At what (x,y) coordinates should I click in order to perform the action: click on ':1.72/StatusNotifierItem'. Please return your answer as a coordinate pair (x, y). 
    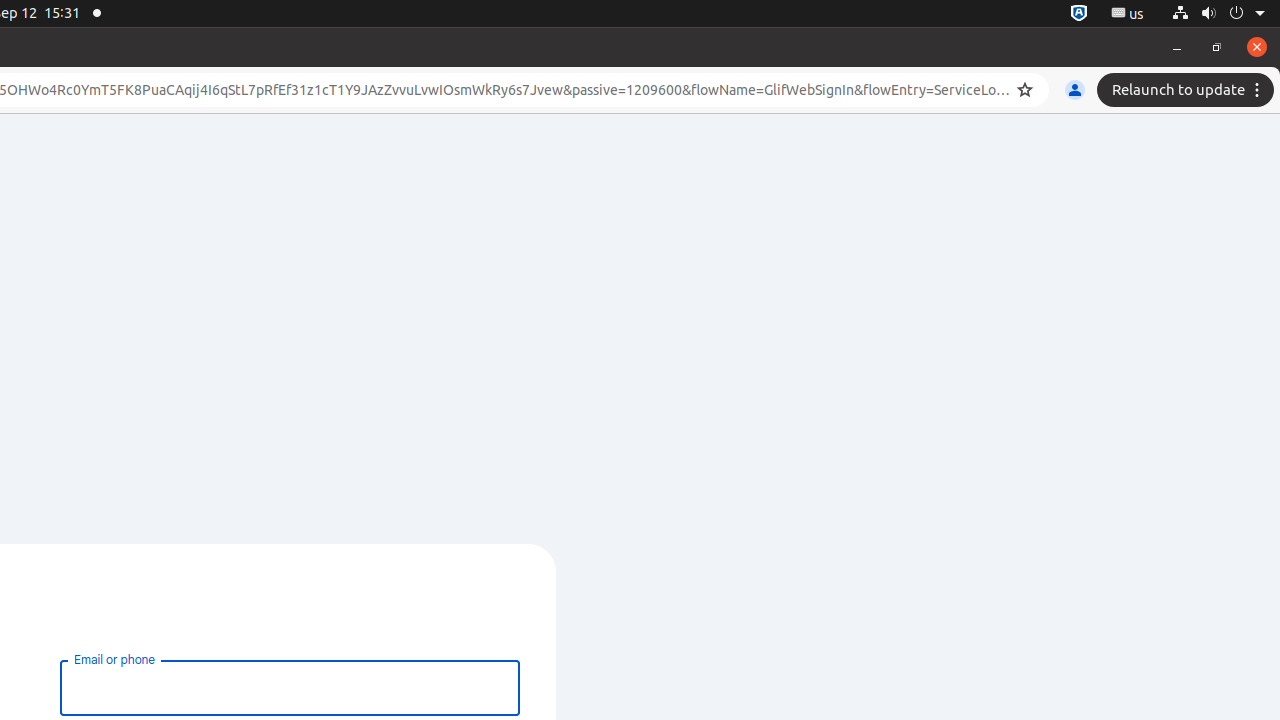
    Looking at the image, I should click on (1078, 13).